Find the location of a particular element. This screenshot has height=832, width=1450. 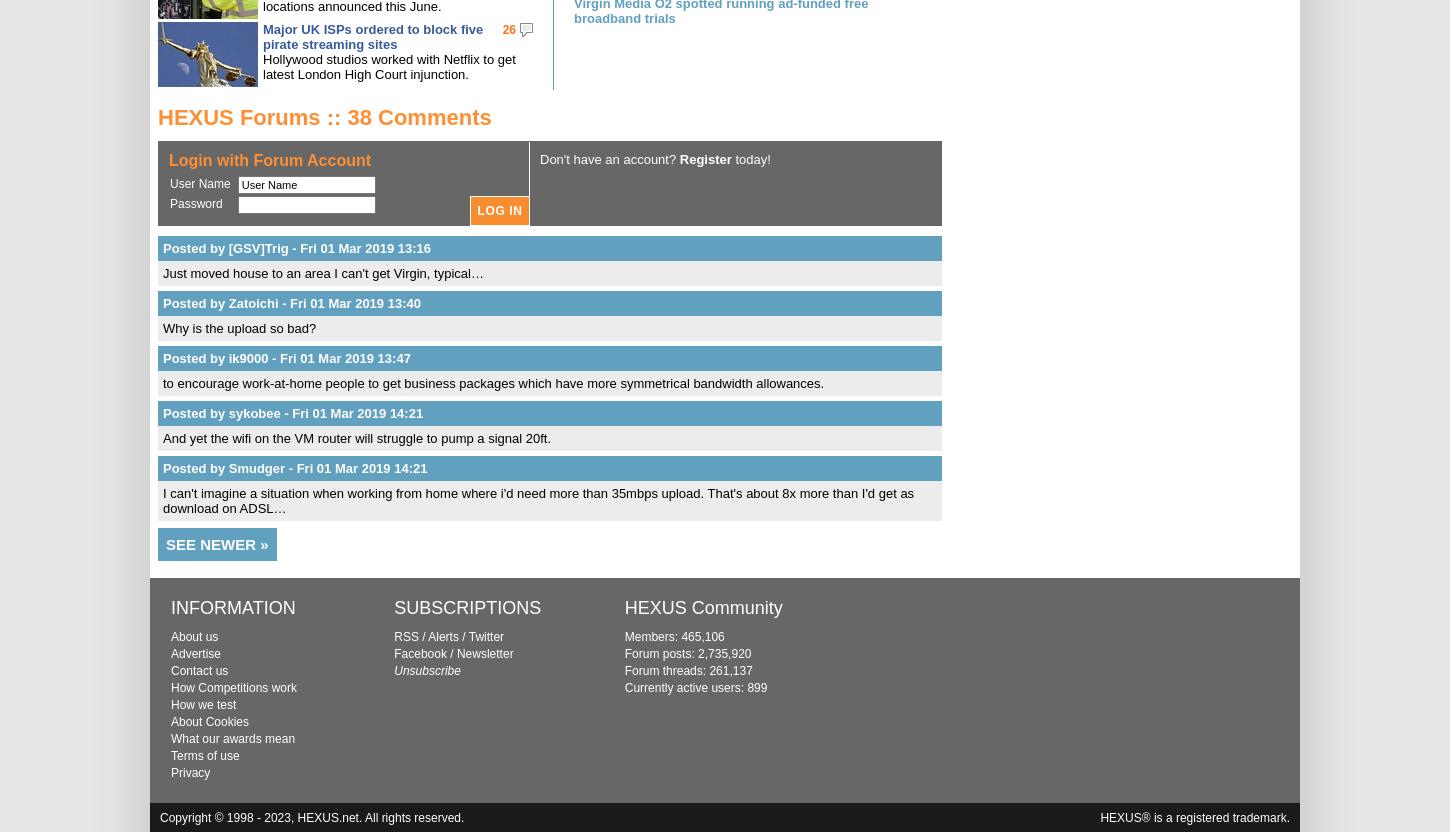

'Facebook' is located at coordinates (419, 654).